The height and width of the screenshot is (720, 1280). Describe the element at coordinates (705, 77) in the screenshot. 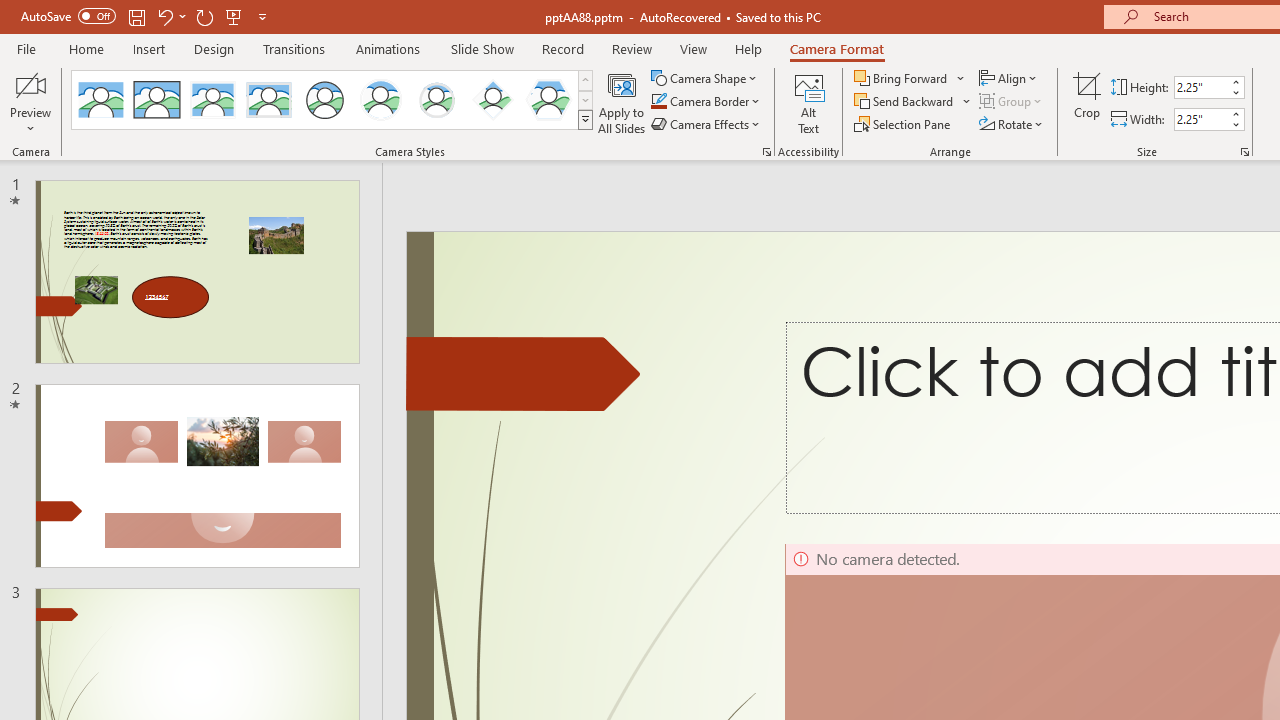

I see `'Camera Shape'` at that location.